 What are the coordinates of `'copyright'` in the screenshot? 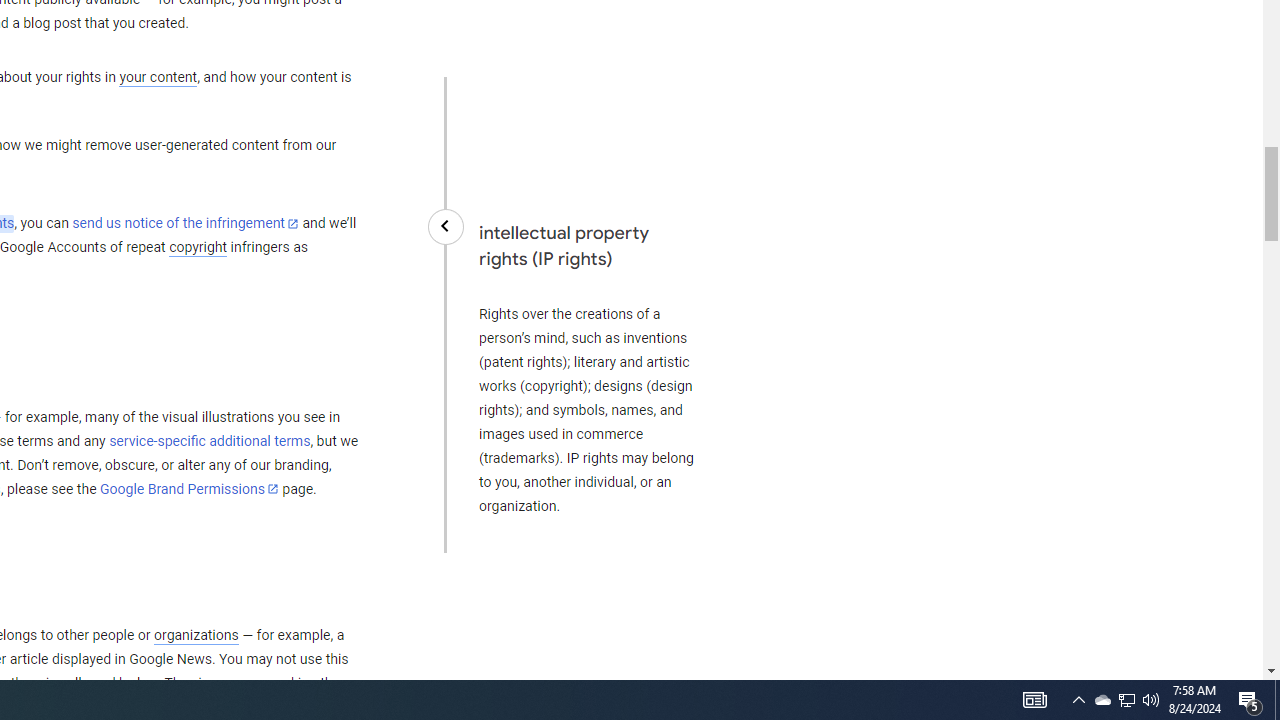 It's located at (198, 247).